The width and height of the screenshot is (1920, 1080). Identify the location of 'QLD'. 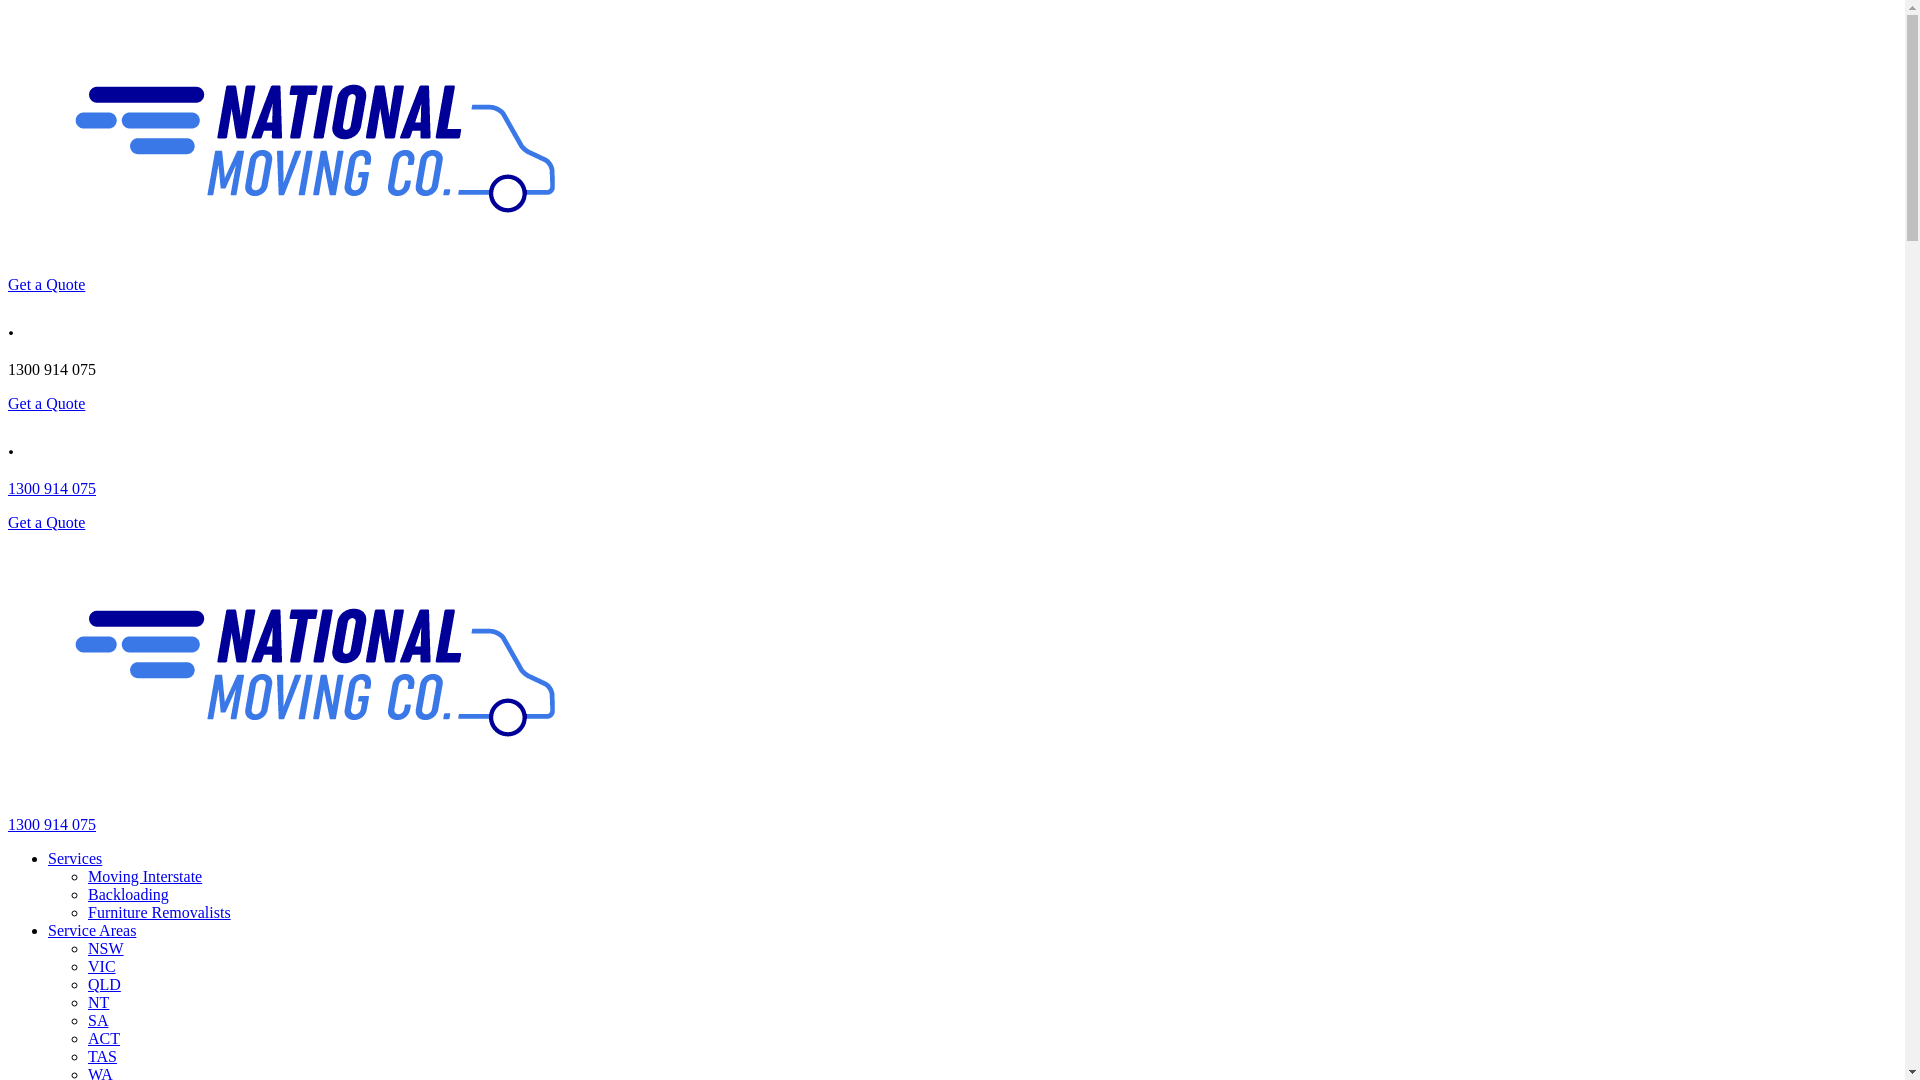
(103, 983).